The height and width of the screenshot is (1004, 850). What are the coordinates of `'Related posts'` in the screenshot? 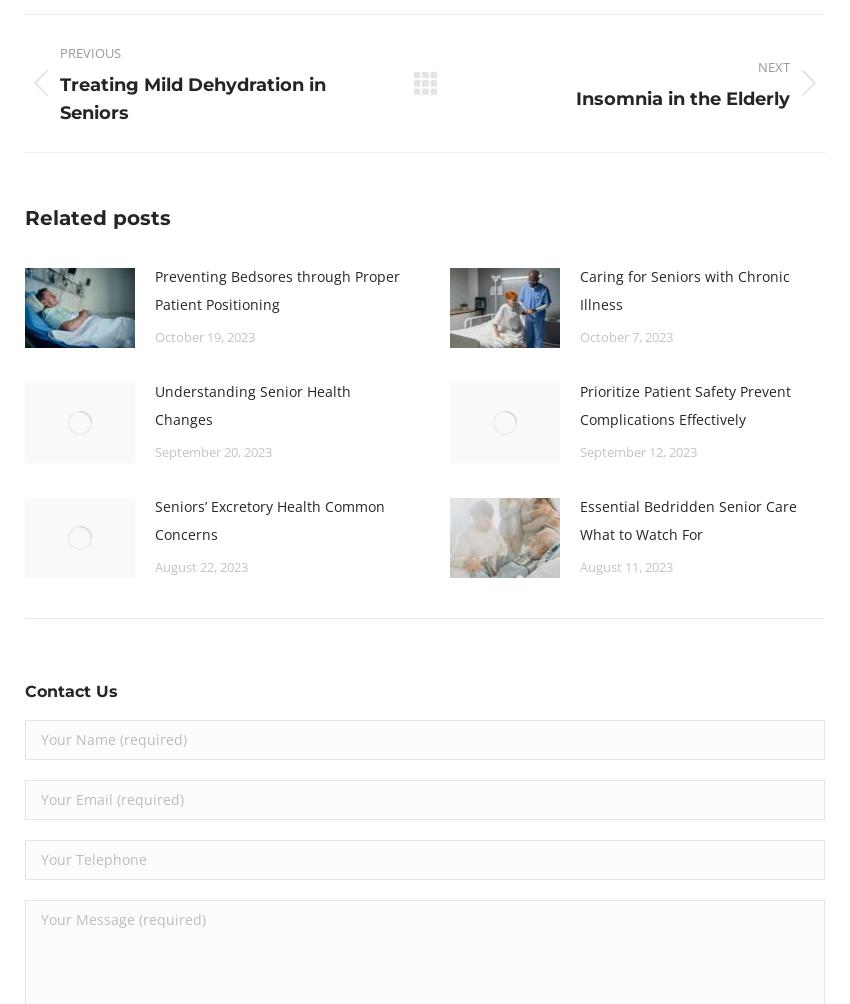 It's located at (97, 215).